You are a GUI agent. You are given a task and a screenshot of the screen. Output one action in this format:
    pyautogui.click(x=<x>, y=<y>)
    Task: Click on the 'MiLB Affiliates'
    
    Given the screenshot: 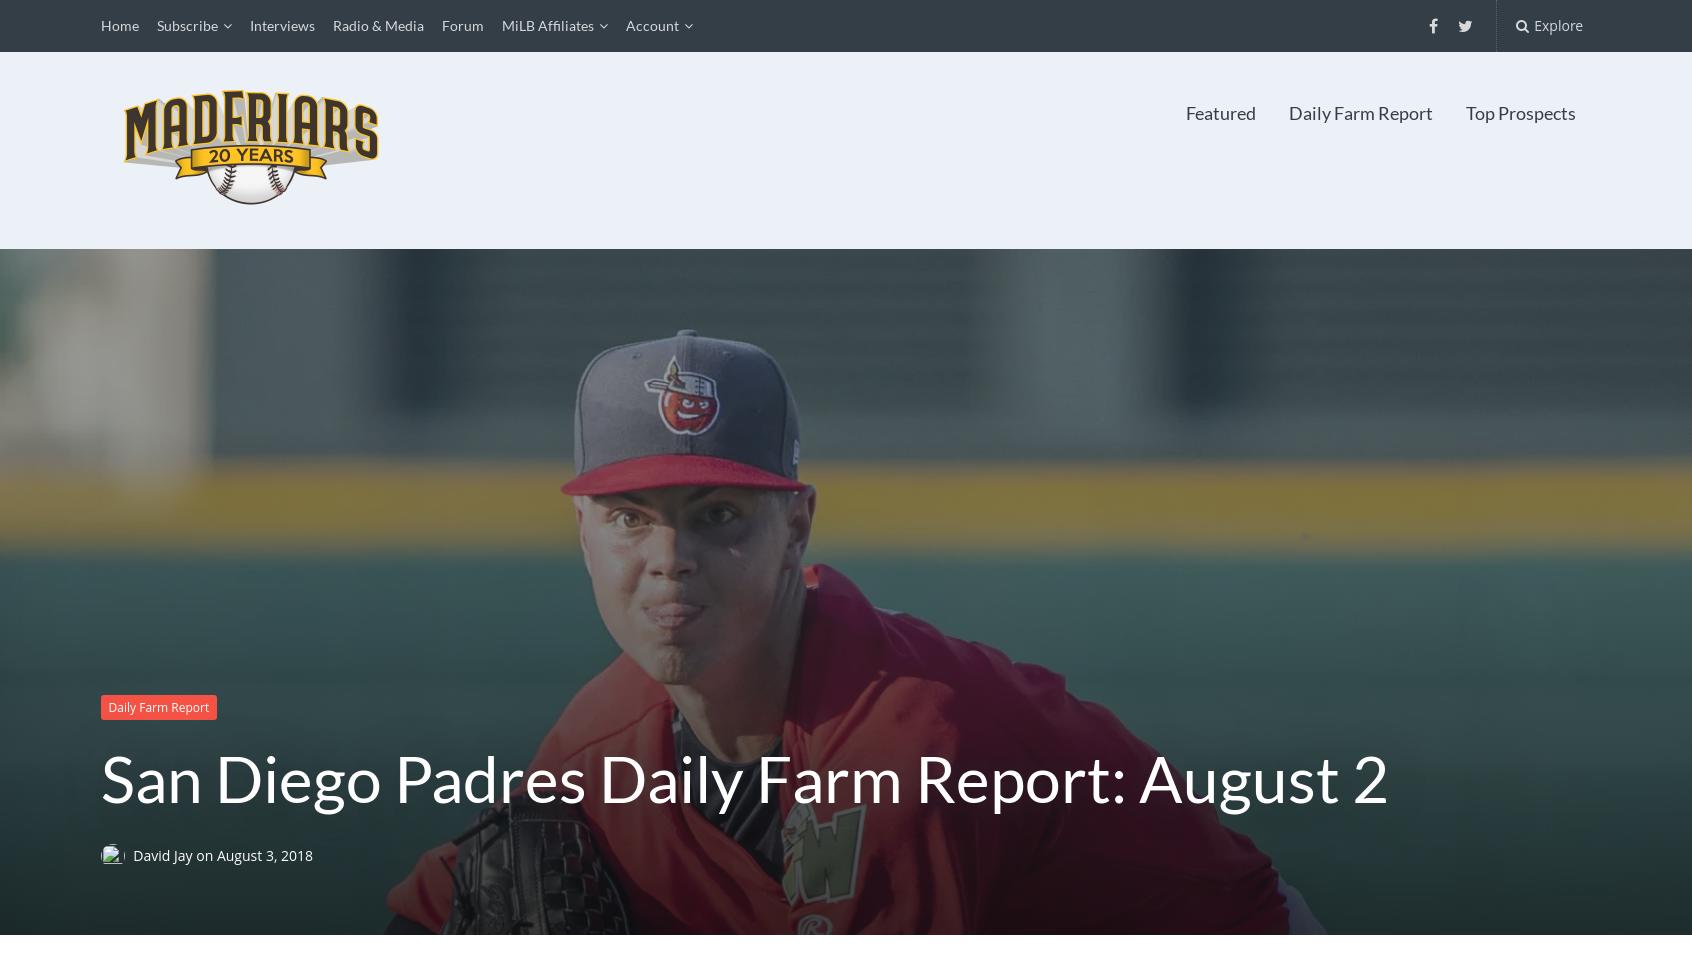 What is the action you would take?
    pyautogui.click(x=547, y=25)
    